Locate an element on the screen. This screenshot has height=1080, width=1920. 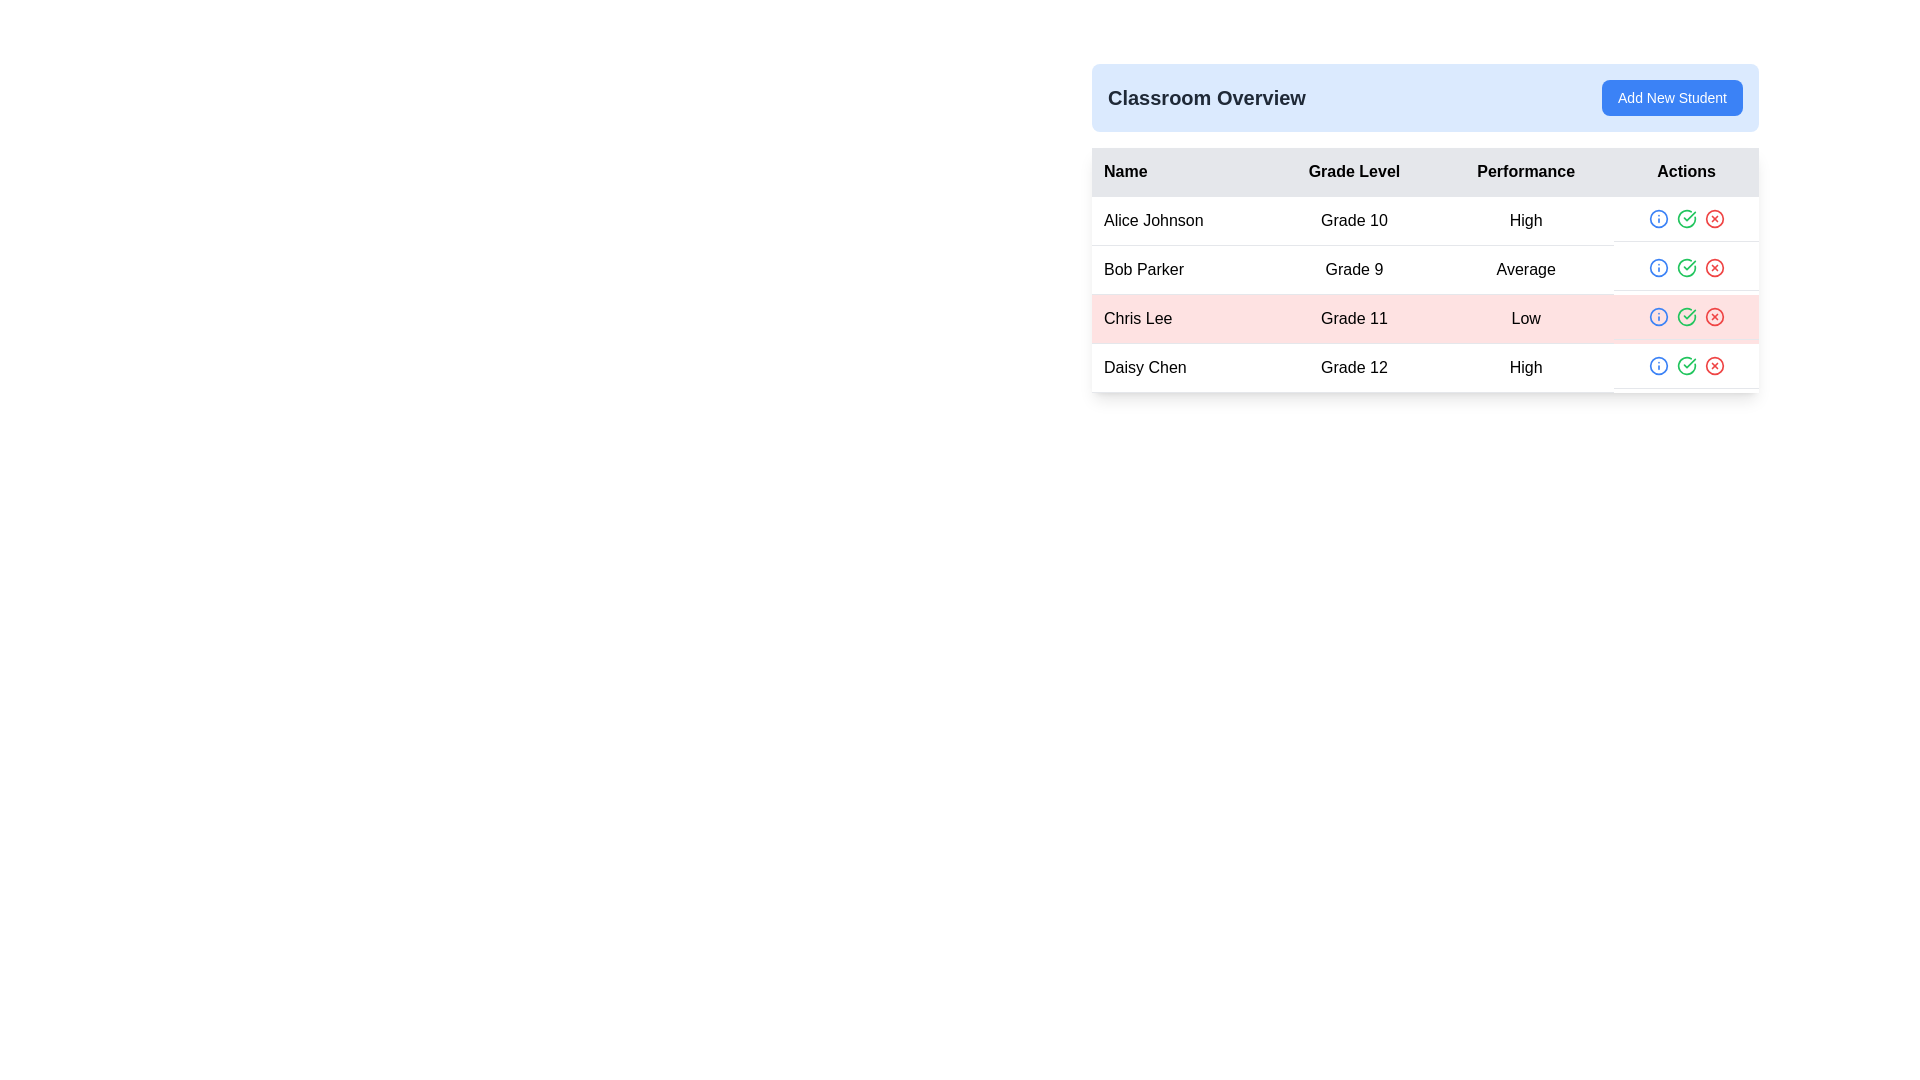
the Text Cell displaying the individual's name is located at coordinates (1181, 220).